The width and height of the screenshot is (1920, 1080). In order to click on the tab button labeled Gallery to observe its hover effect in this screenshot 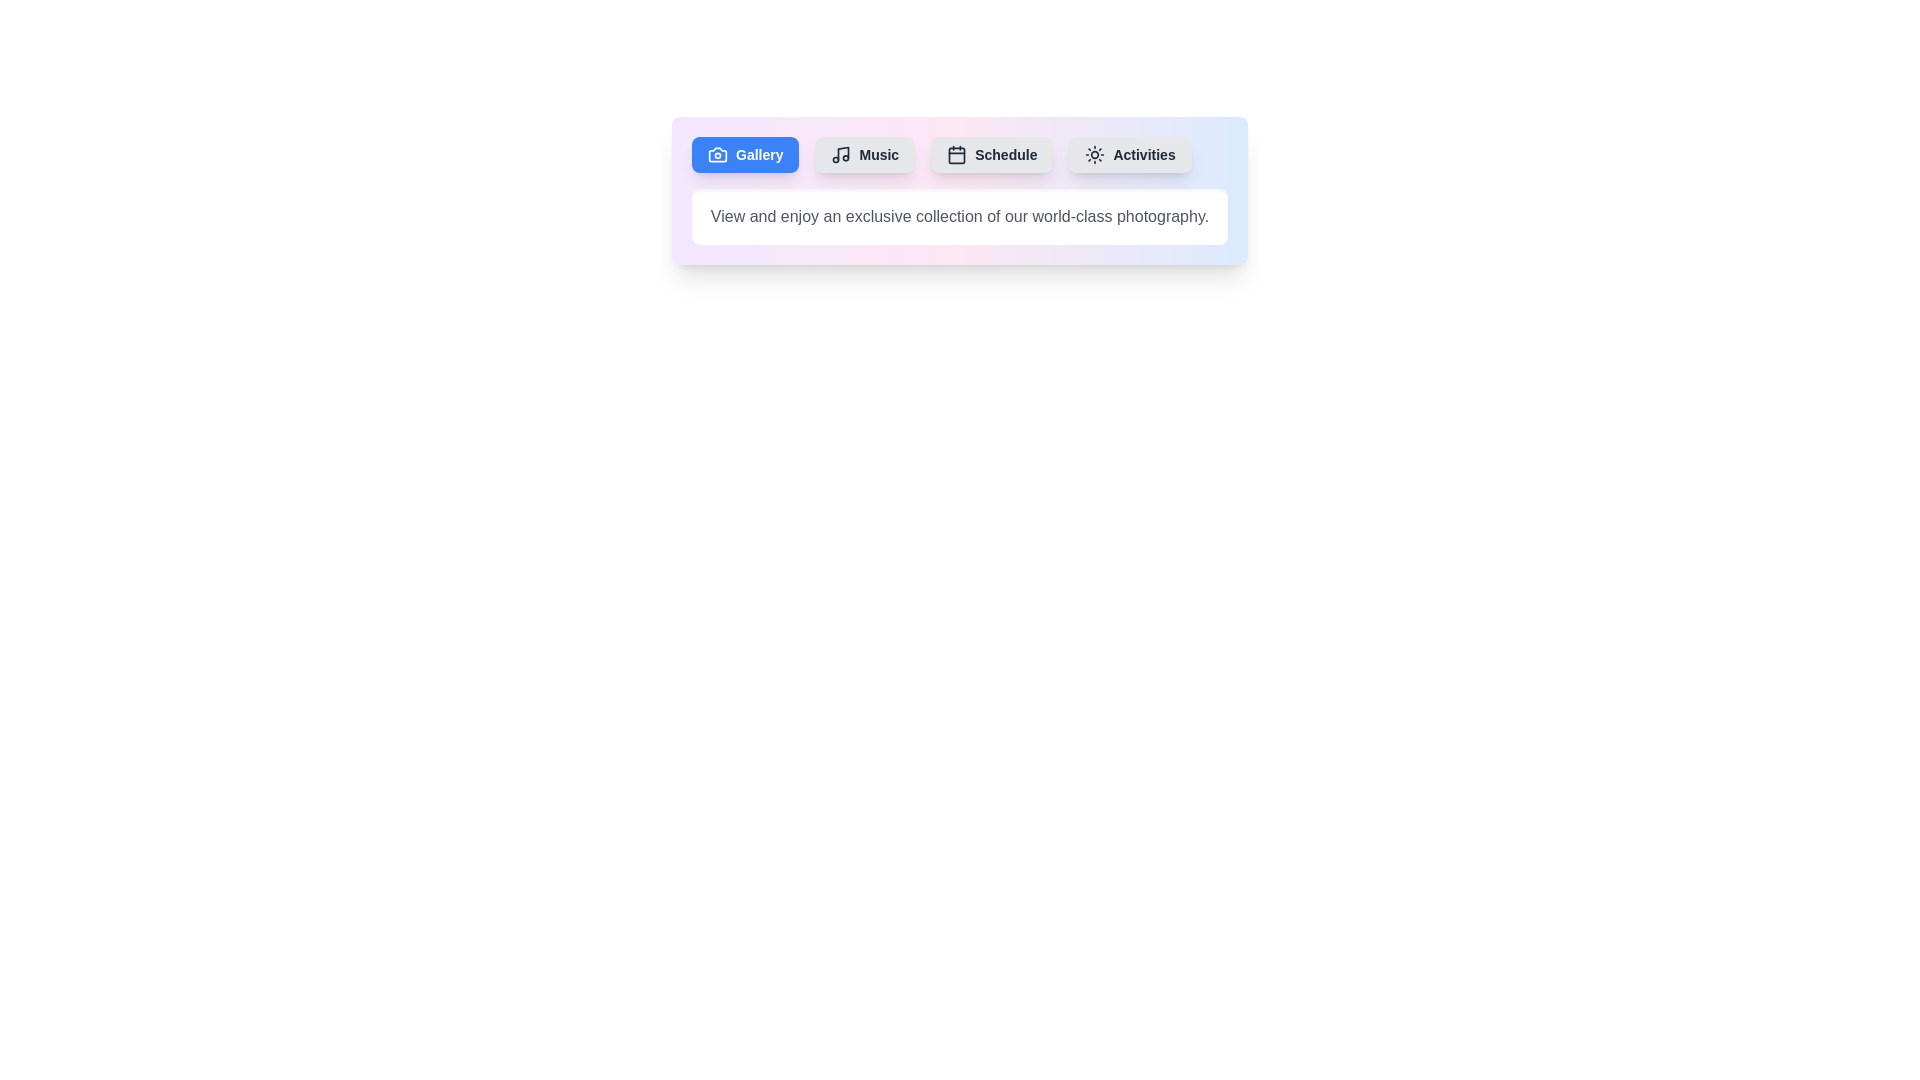, I will do `click(744, 153)`.